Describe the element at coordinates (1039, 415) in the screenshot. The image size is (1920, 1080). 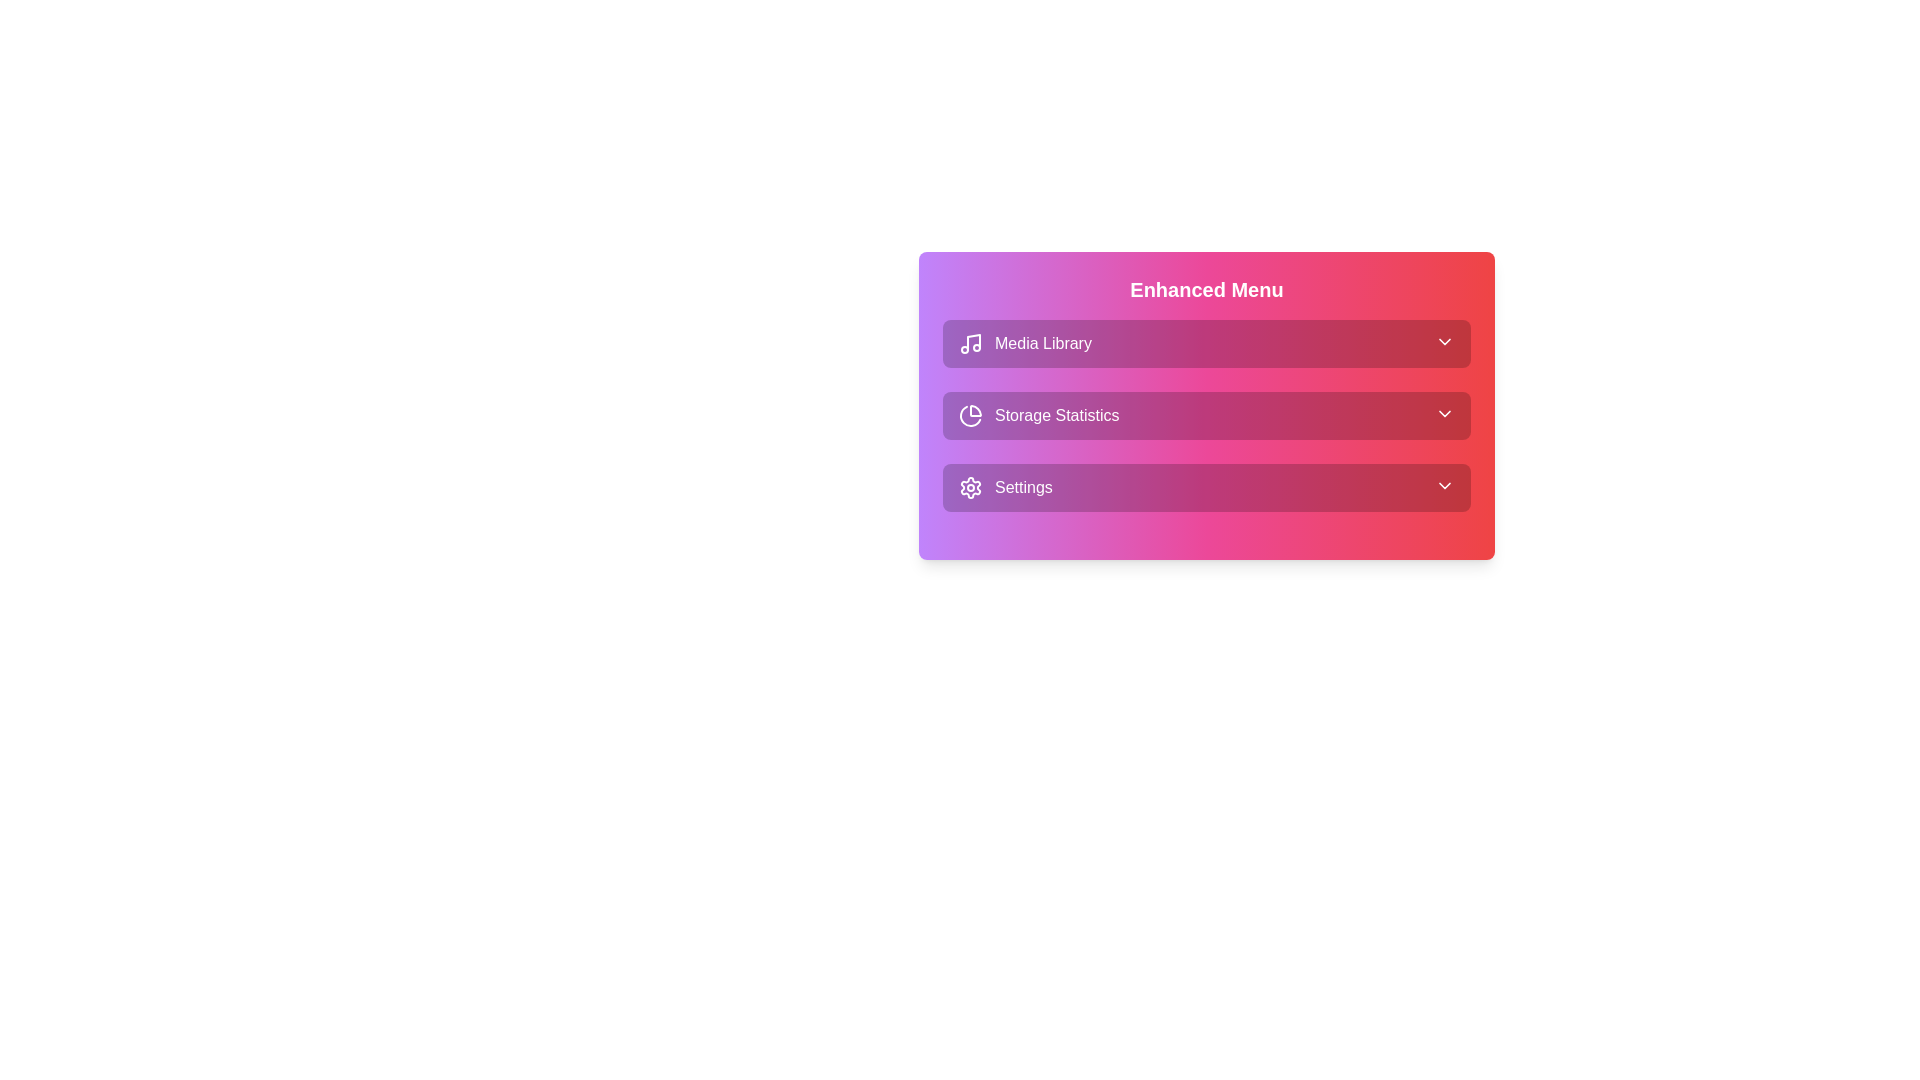
I see `the 'Storage Statistics' menu item, which features a circular pie chart icon to its left and is located in the second row of the enhanced menu panel` at that location.